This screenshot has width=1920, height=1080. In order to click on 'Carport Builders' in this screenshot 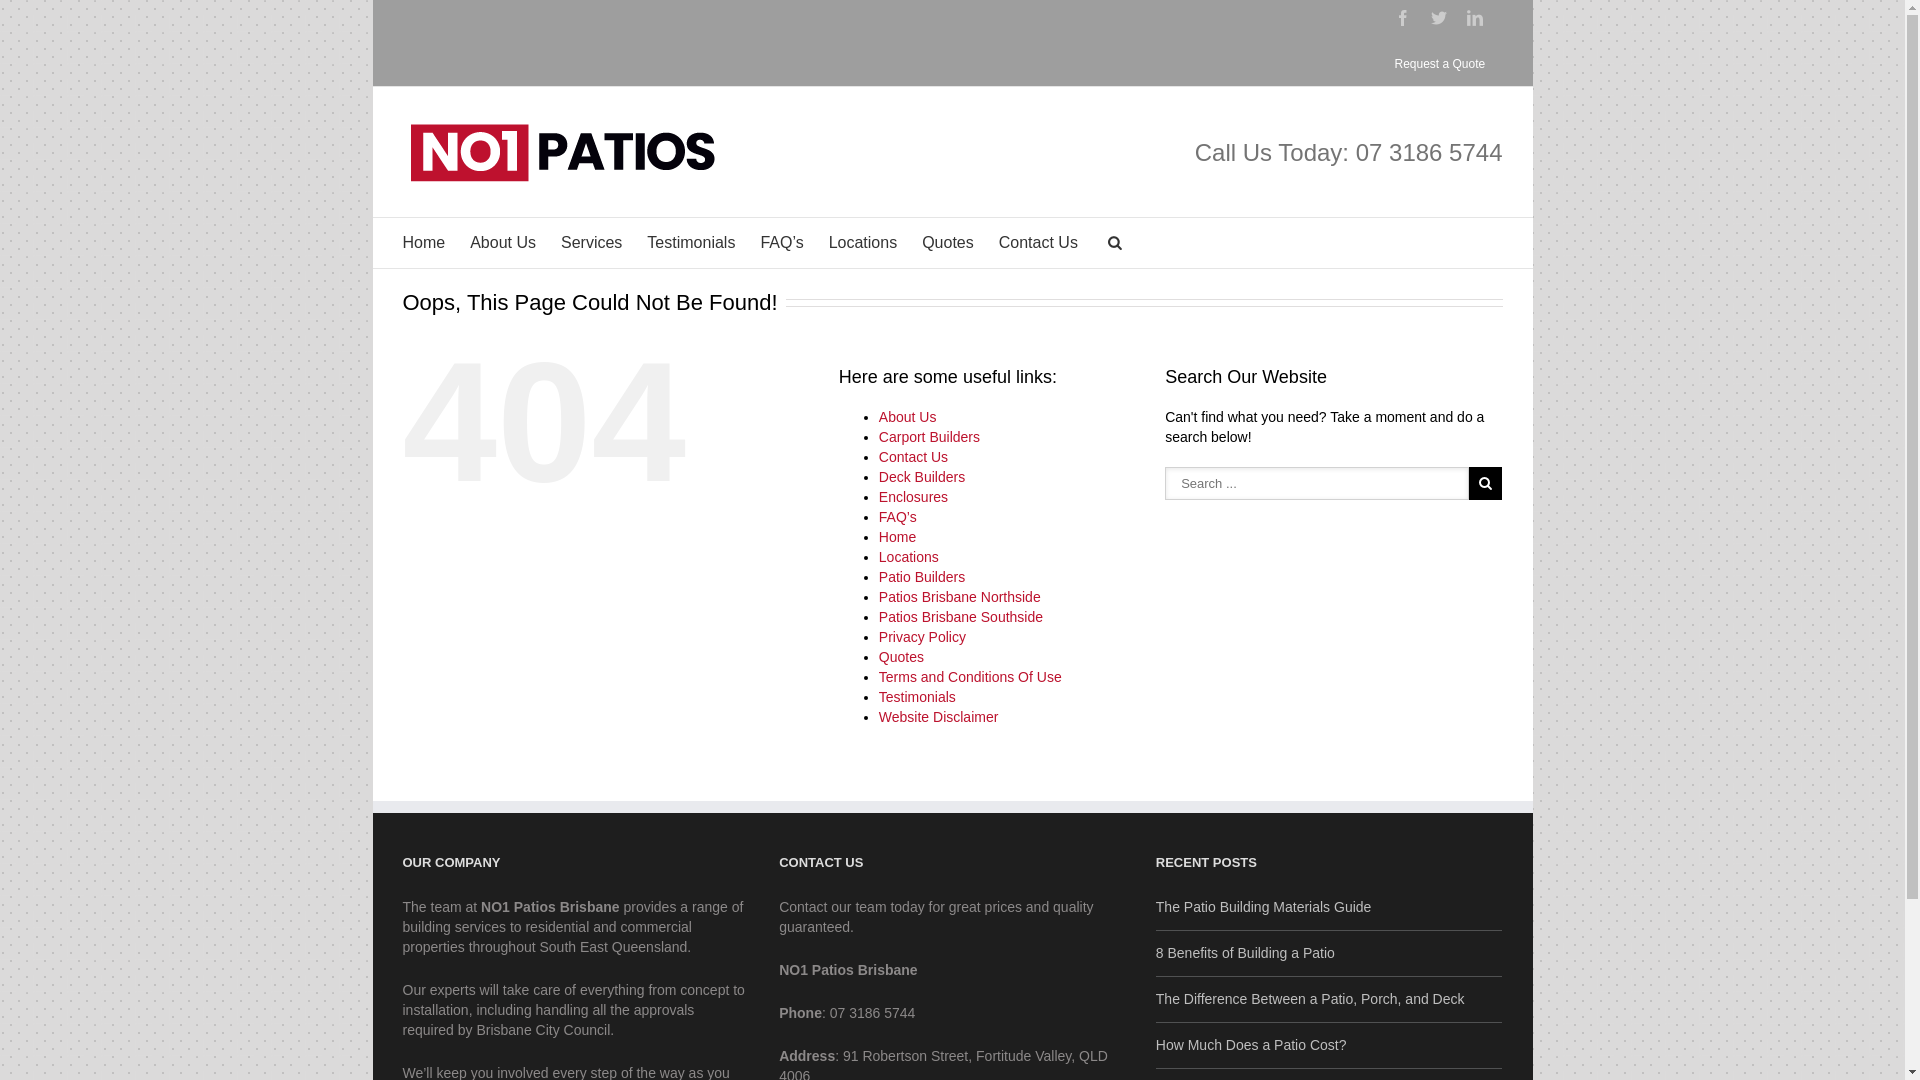, I will do `click(878, 435)`.